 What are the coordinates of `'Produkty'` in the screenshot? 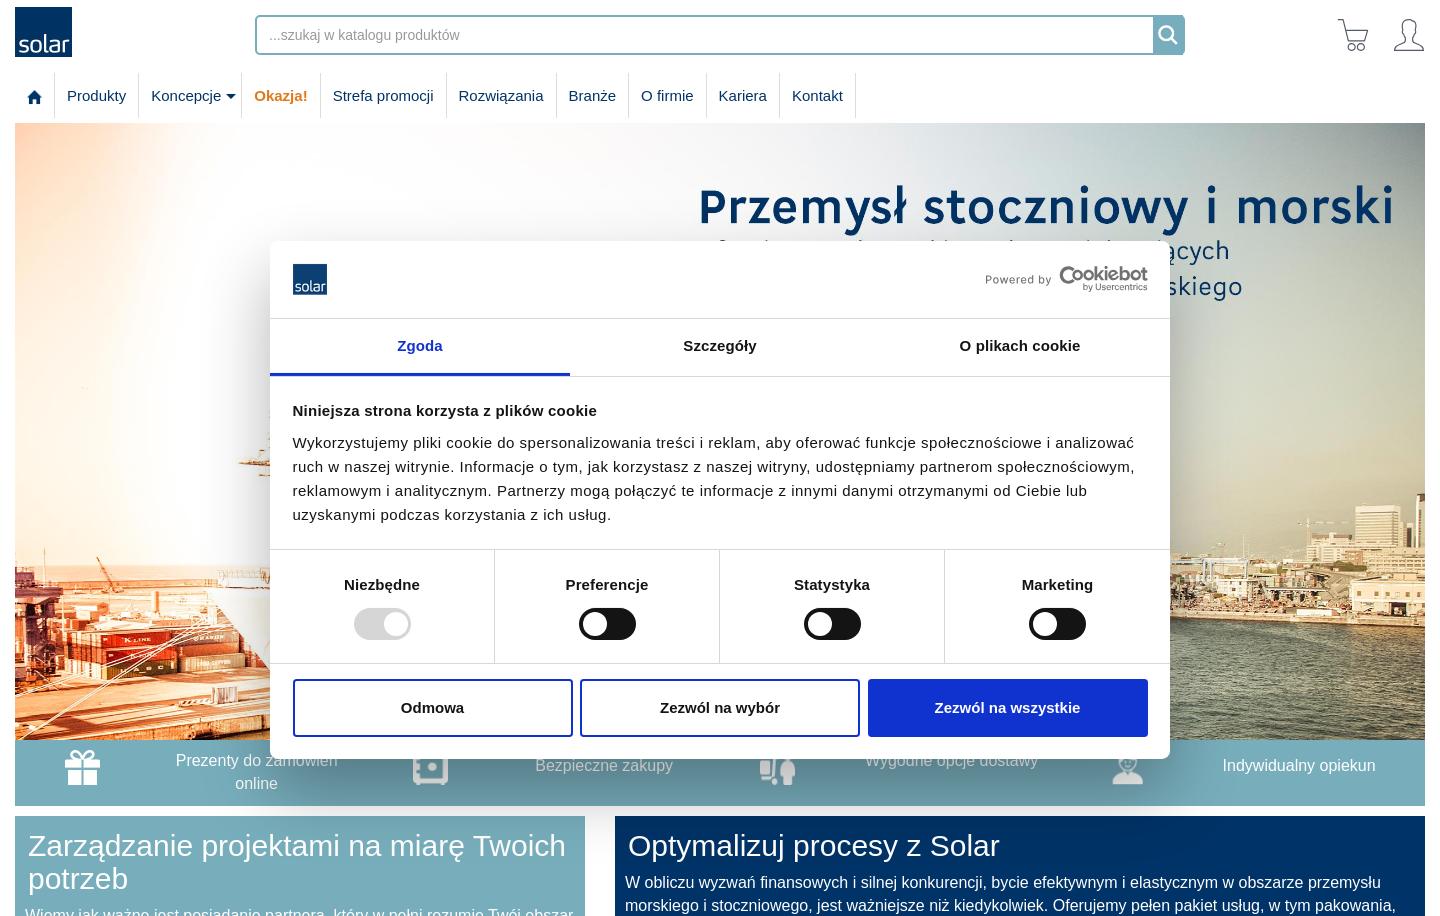 It's located at (96, 94).